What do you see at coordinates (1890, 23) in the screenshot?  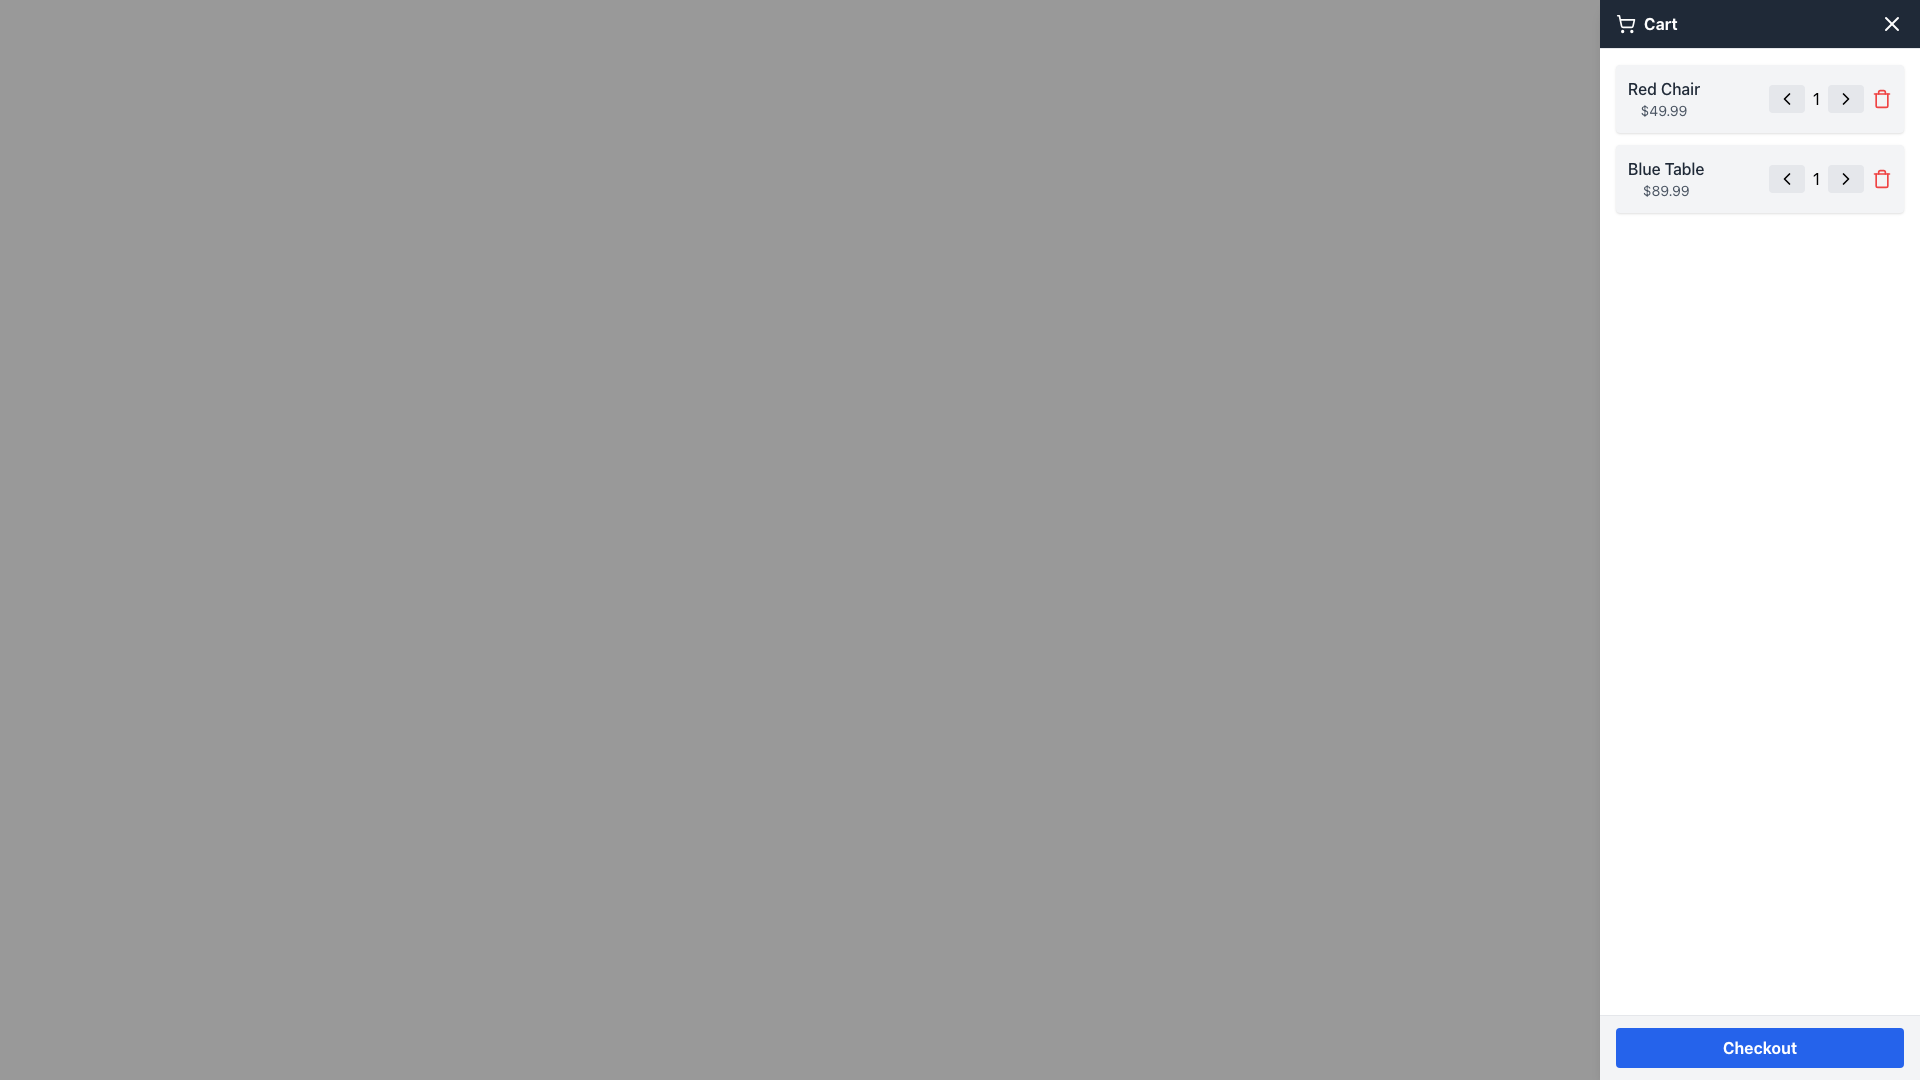 I see `the close button represented by a white 'X' icon on a dark background in the top-right corner of the cart panel header` at bounding box center [1890, 23].